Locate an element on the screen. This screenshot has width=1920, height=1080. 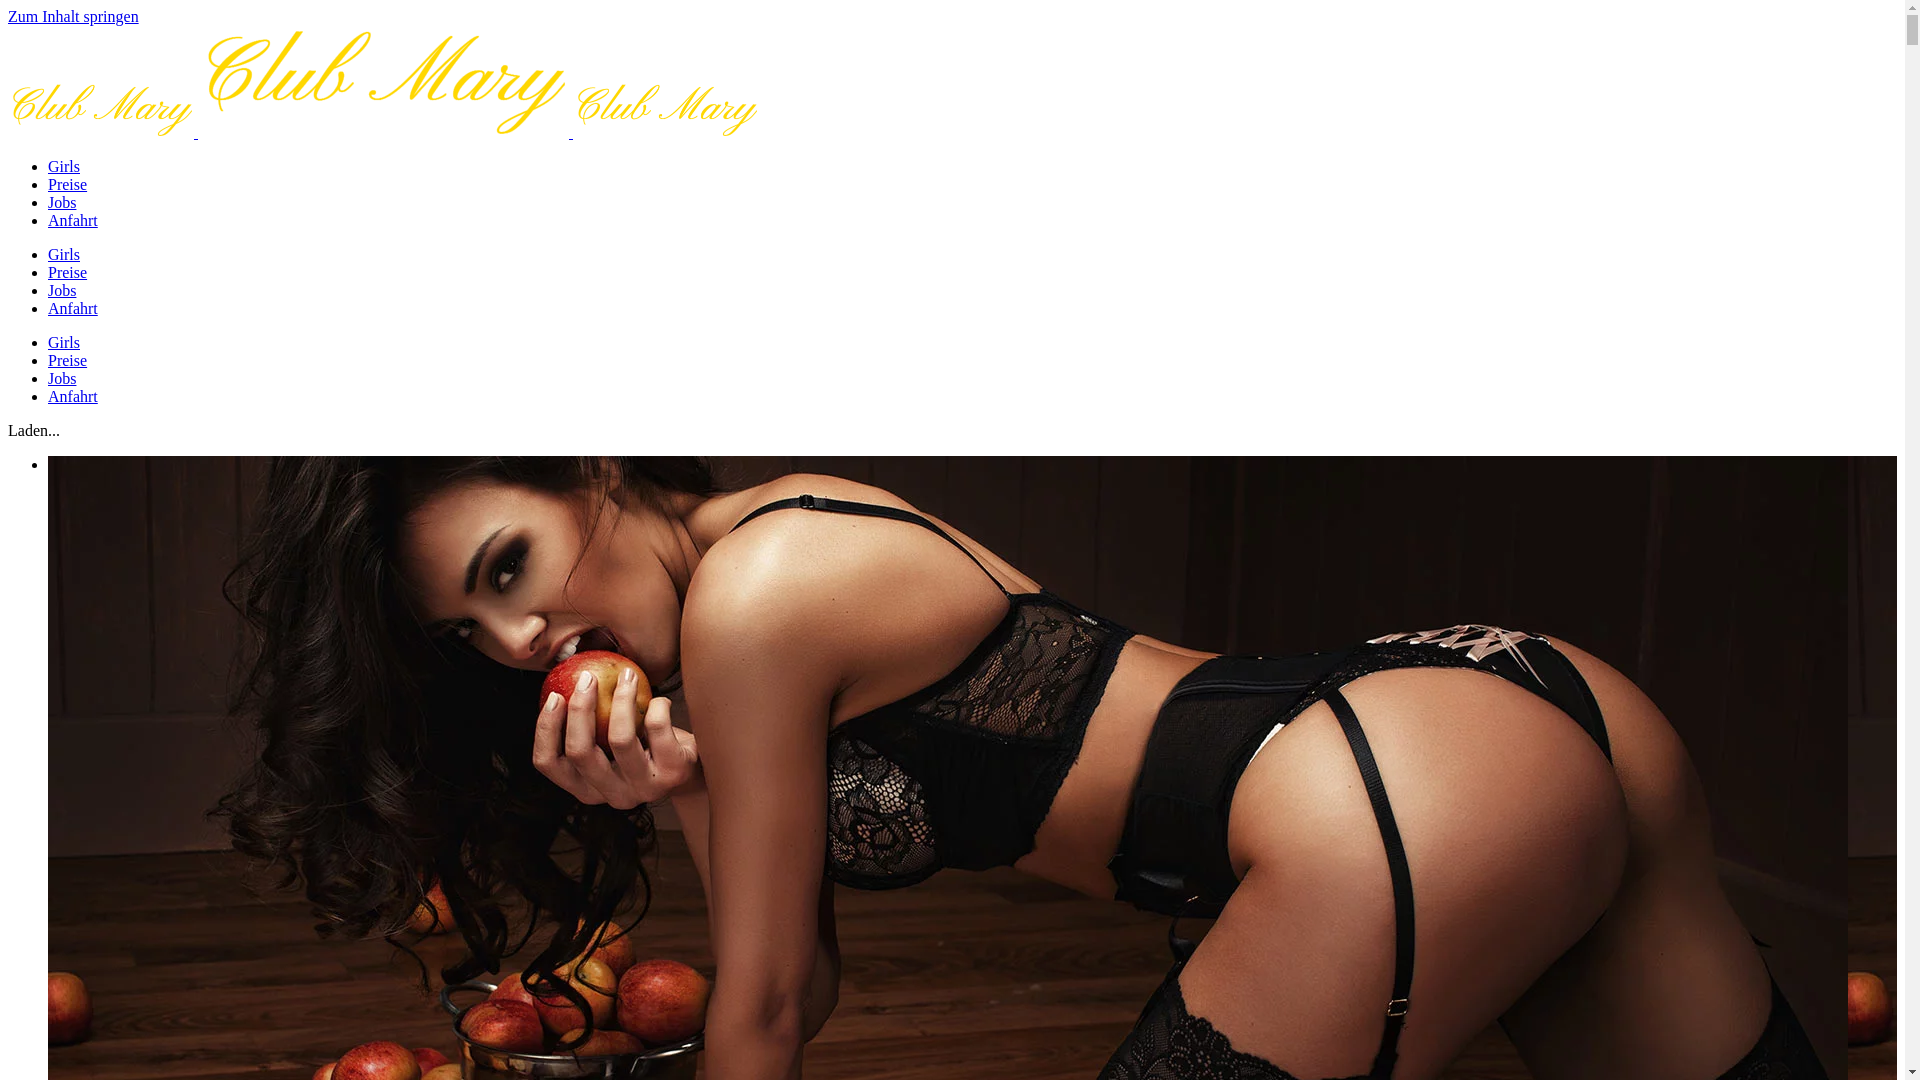
'Anfahrt' is located at coordinates (72, 396).